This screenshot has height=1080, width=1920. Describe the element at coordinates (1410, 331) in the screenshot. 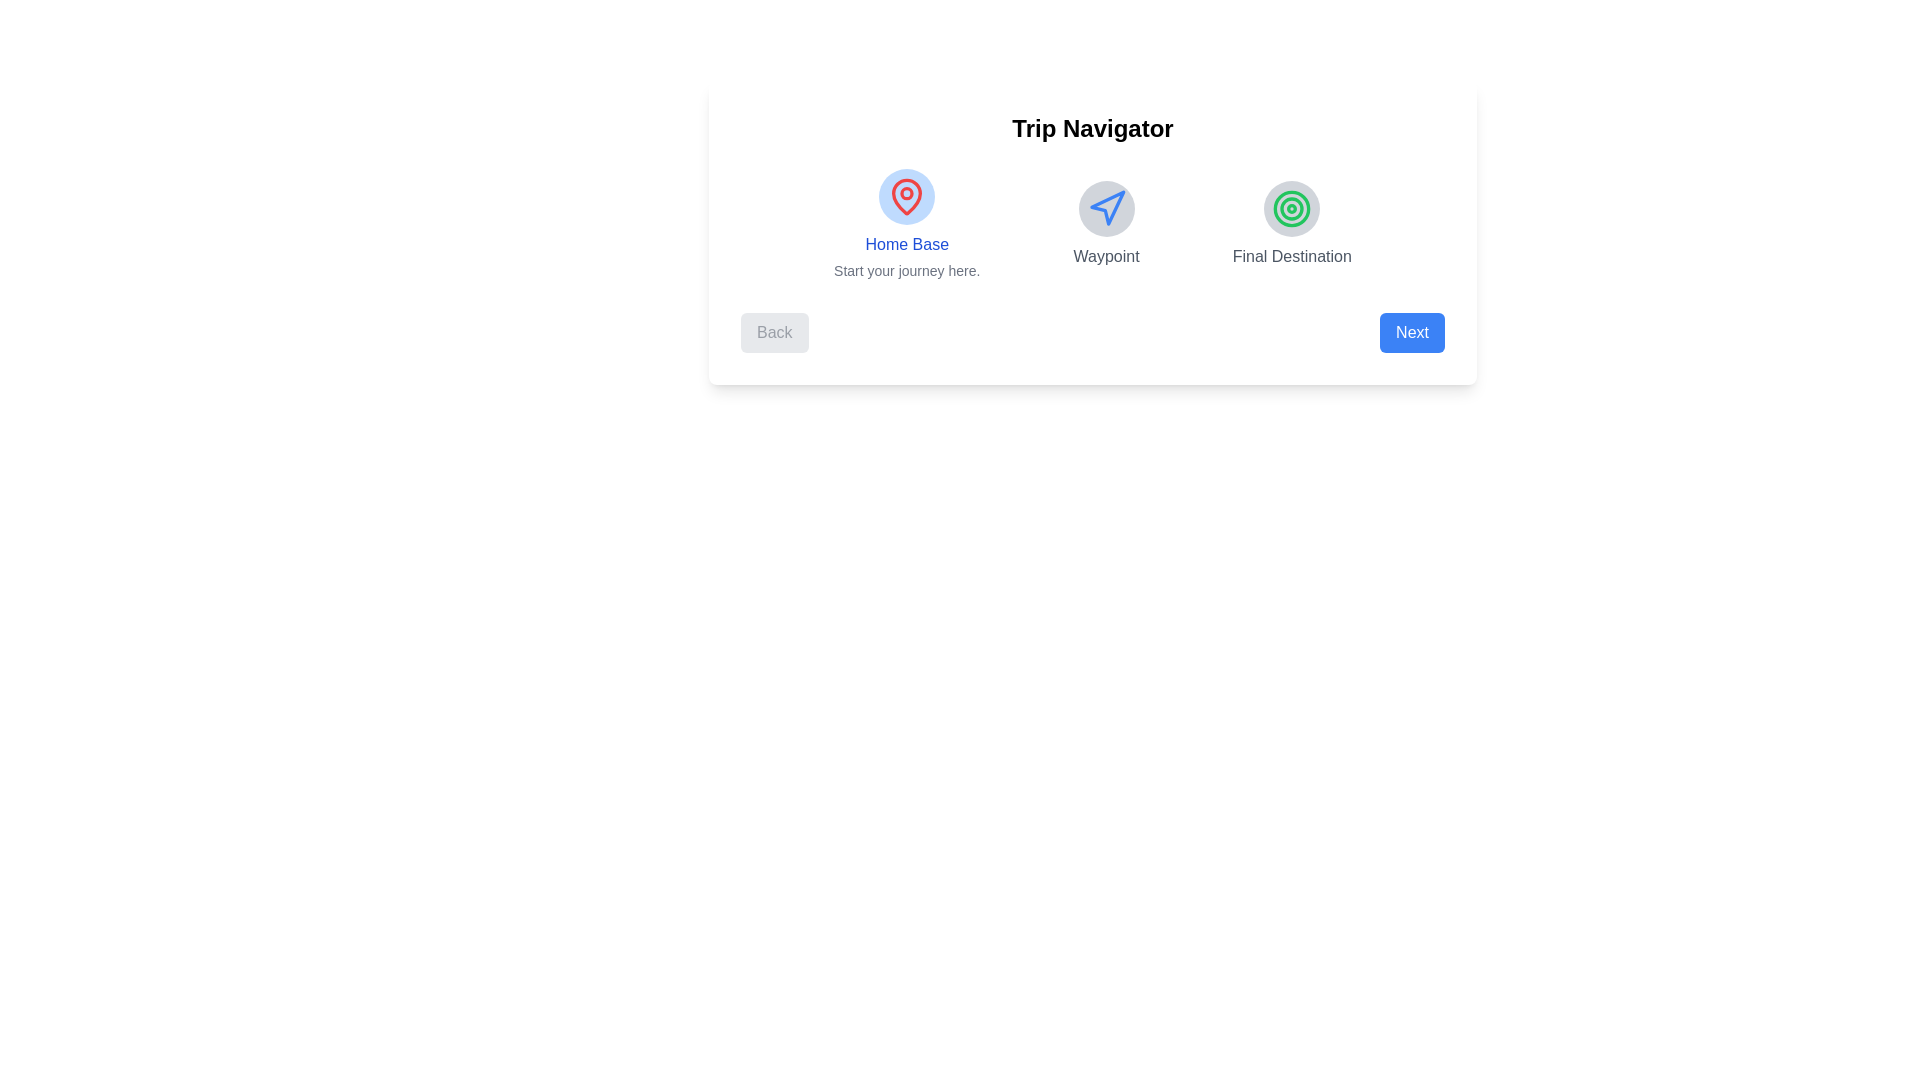

I see `the 'Next' button to proceed to the next step` at that location.